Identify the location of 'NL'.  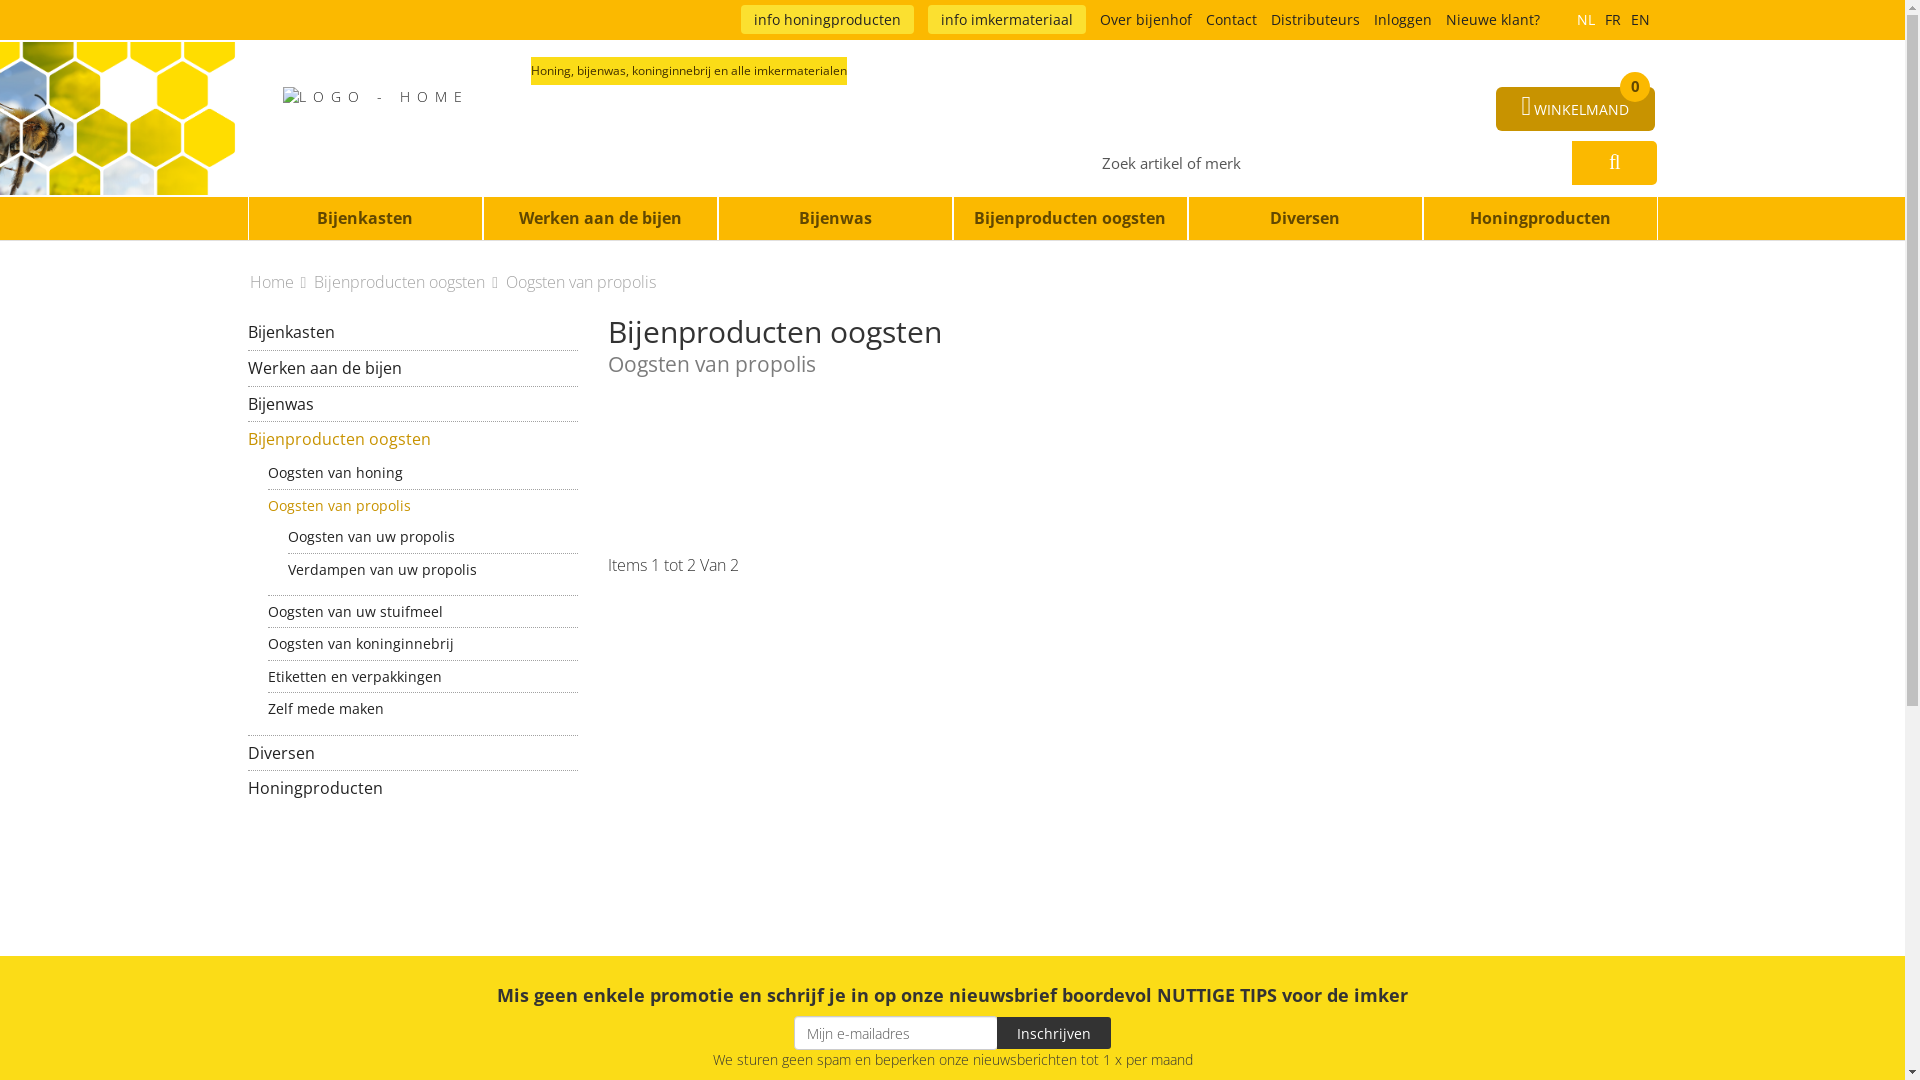
(1584, 20).